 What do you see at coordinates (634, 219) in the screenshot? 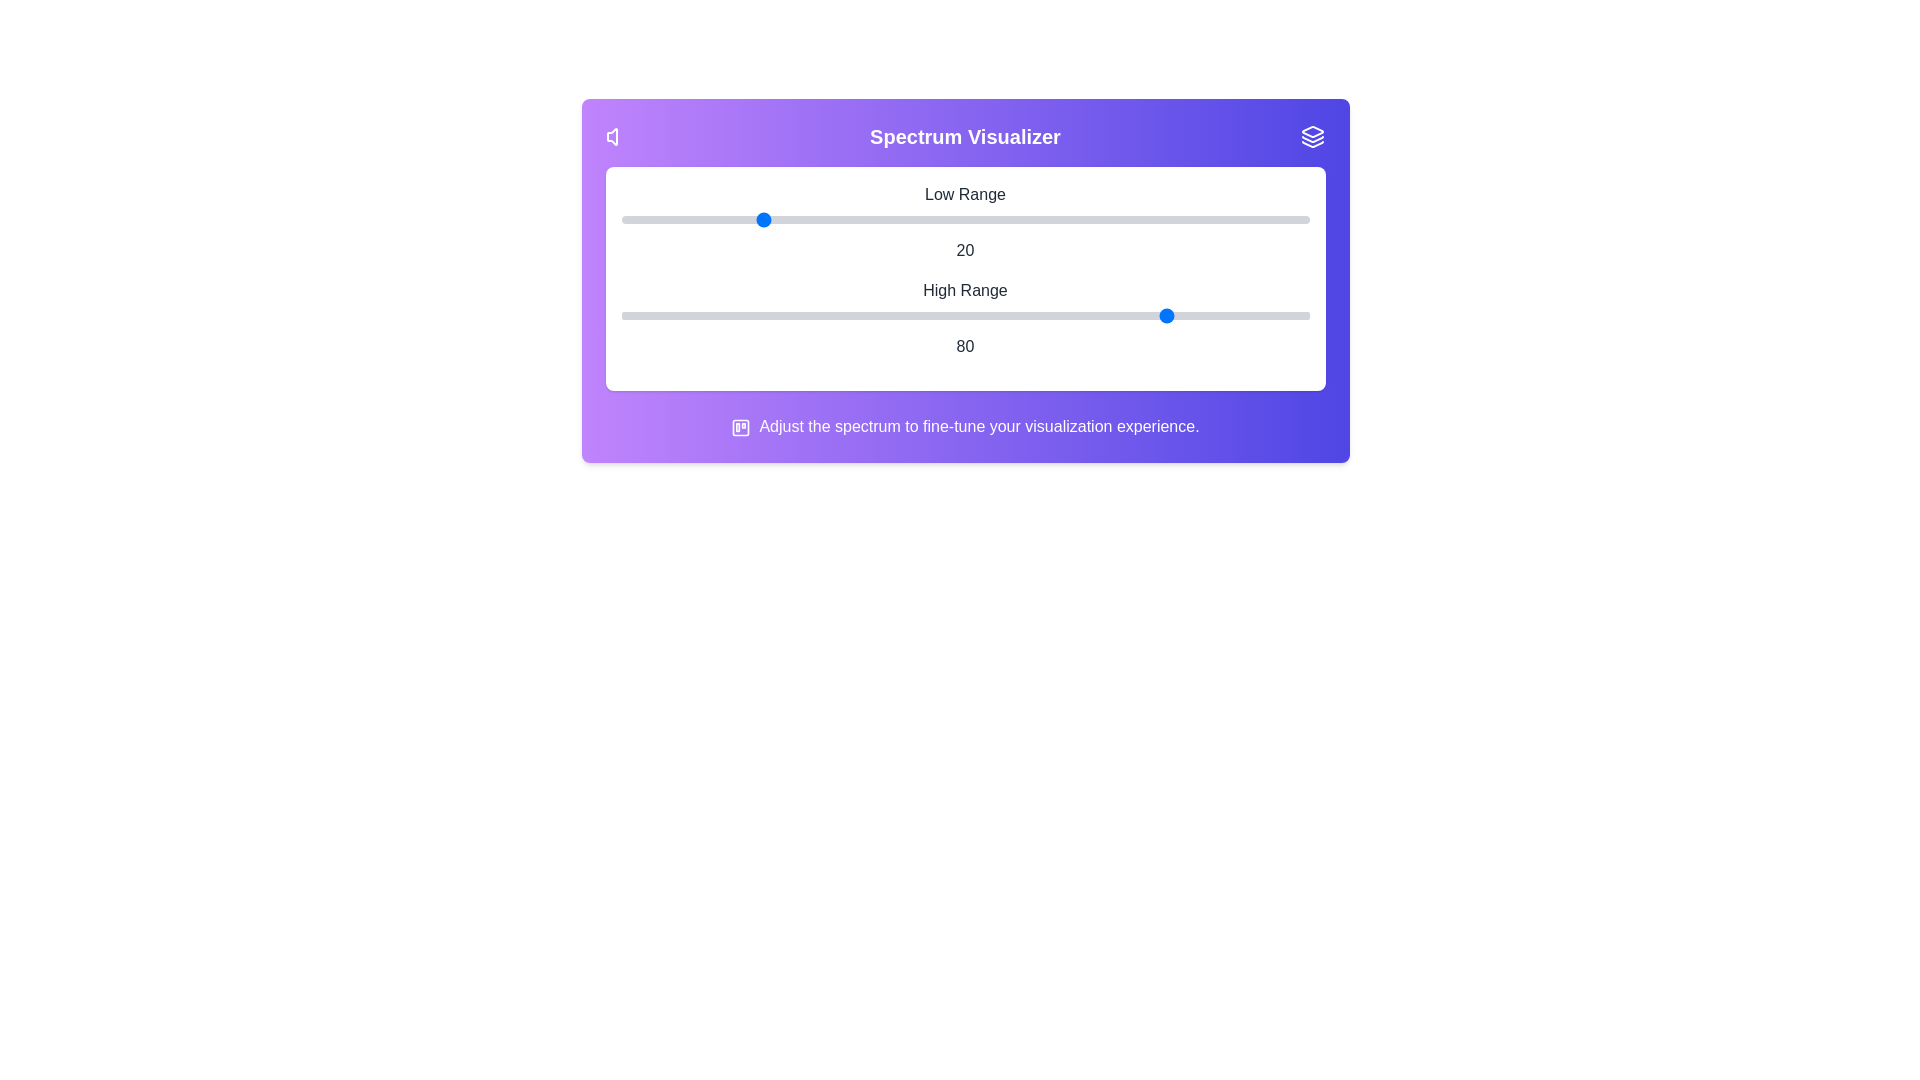
I see `the 0 slider to the value 2` at bounding box center [634, 219].